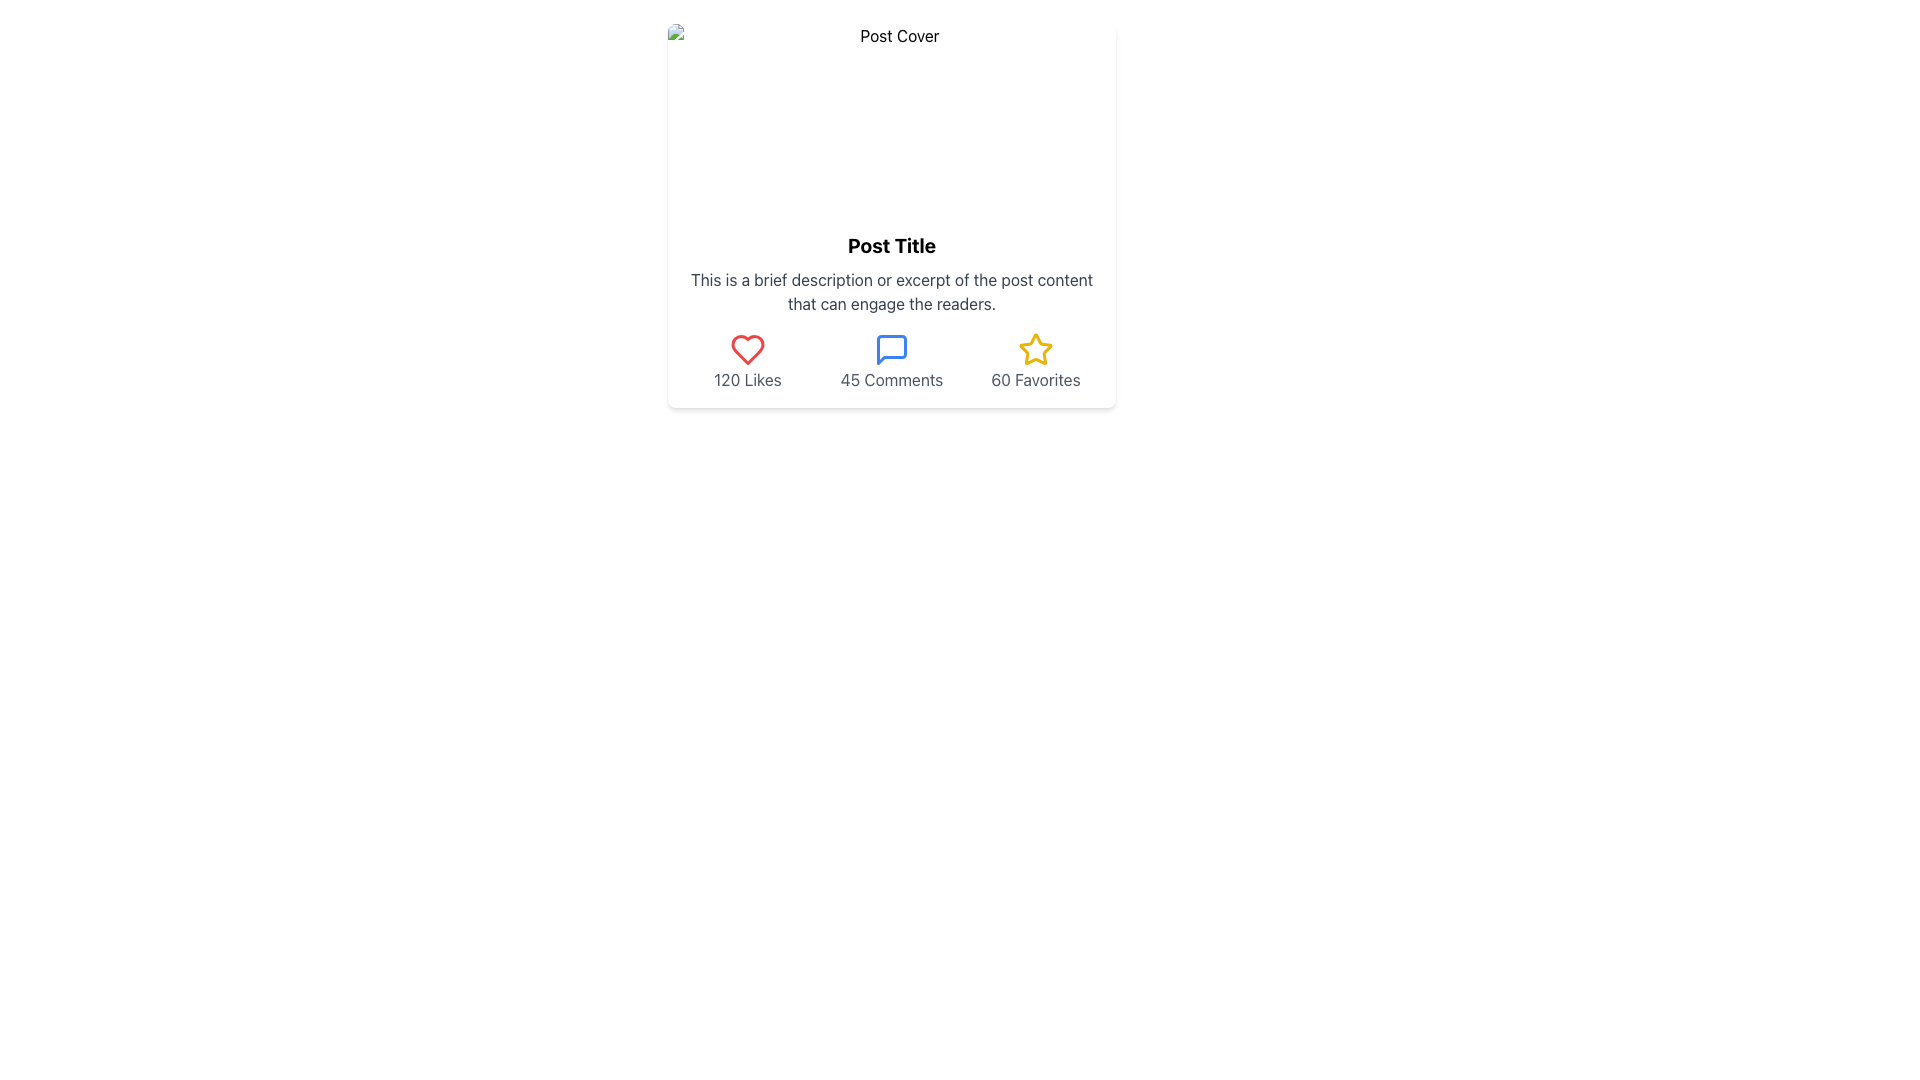 This screenshot has width=1920, height=1080. What do you see at coordinates (1036, 348) in the screenshot?
I see `the favorite icon, which is represented by a star and located at the bottom right of the content card` at bounding box center [1036, 348].